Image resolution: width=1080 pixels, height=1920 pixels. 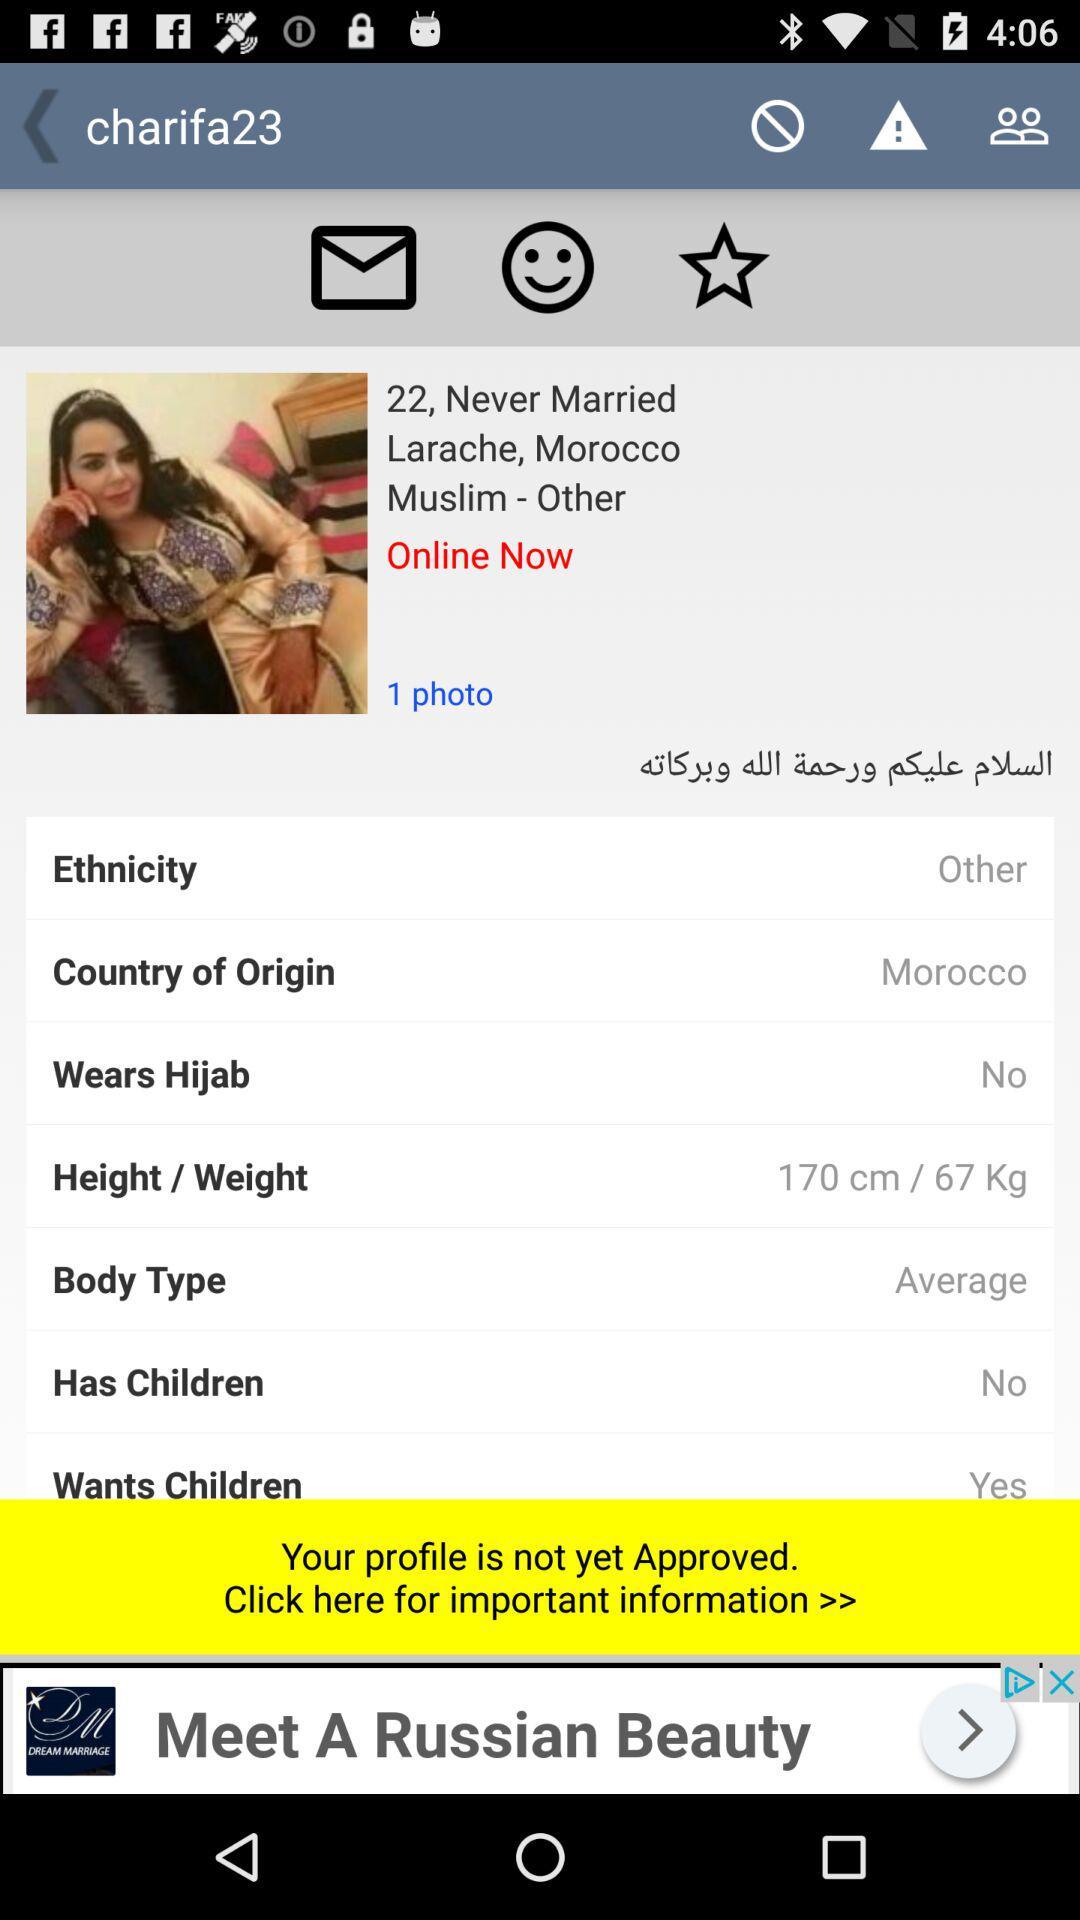 What do you see at coordinates (540, 1727) in the screenshot?
I see `advertisement page` at bounding box center [540, 1727].